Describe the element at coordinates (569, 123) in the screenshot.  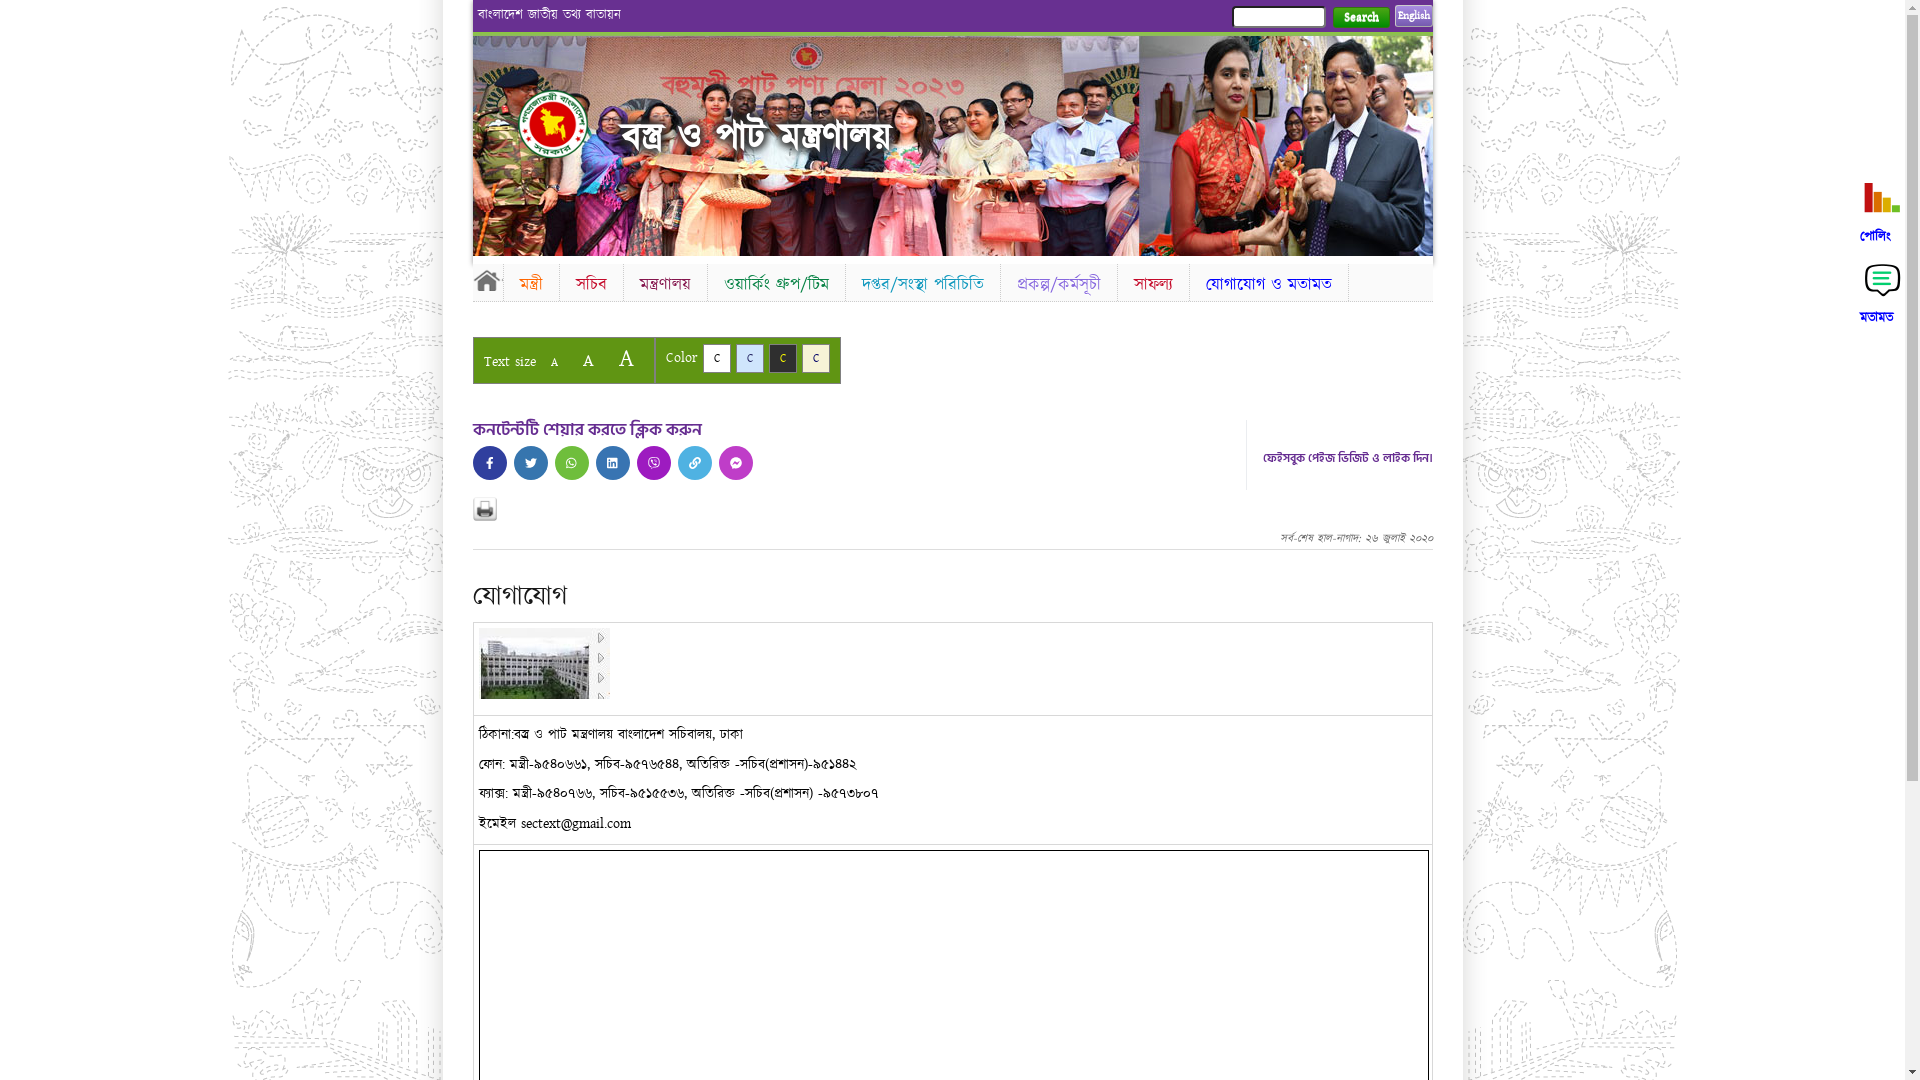
I see `'Home'` at that location.